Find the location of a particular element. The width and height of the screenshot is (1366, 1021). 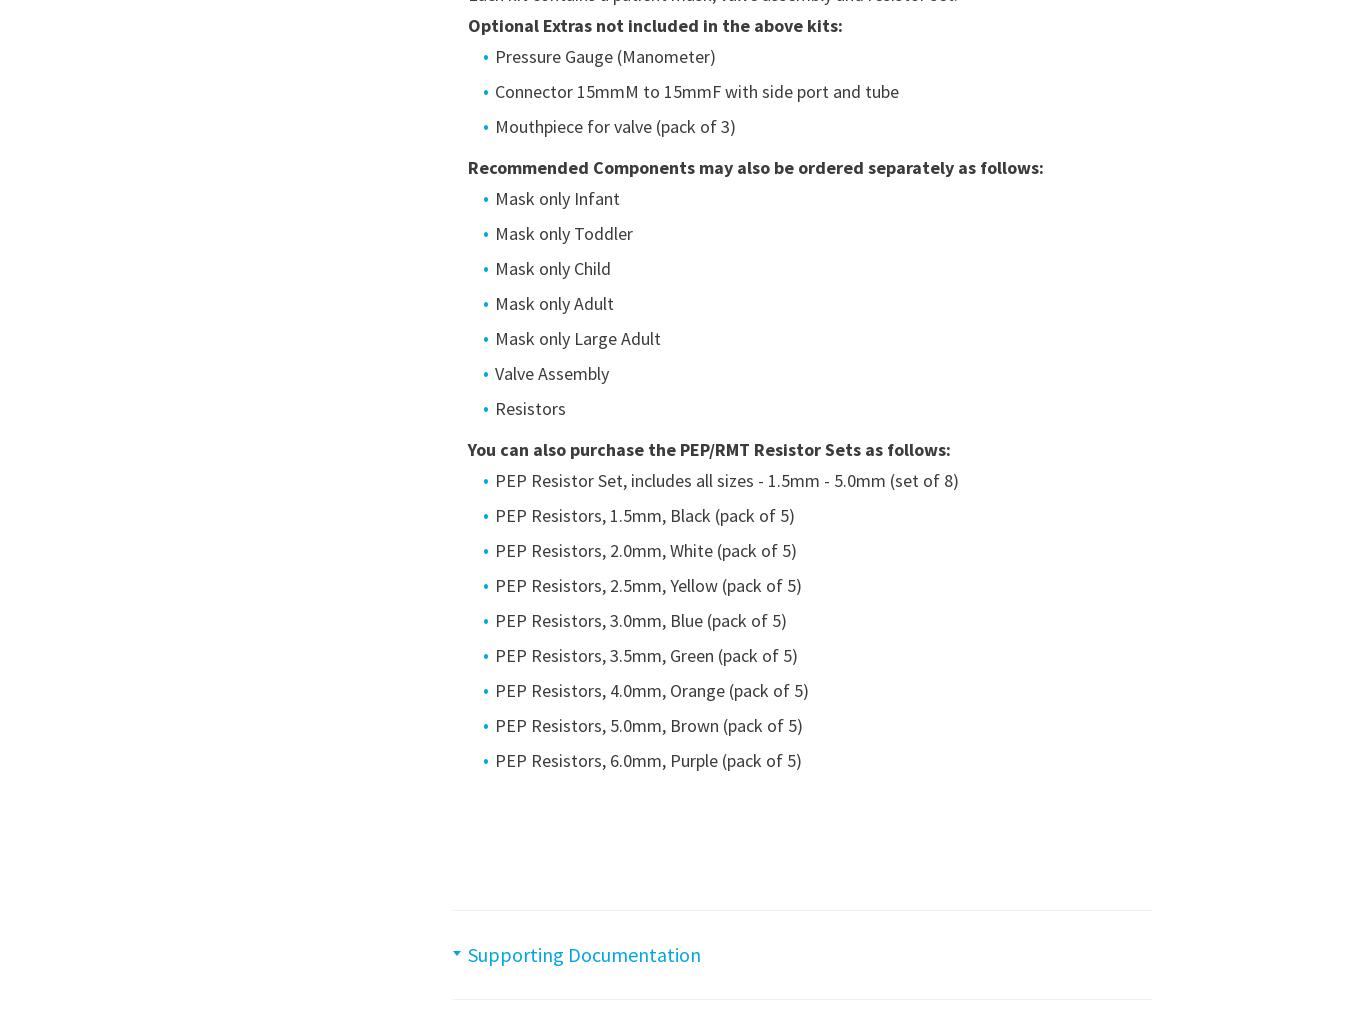

'Optional Extras not included in the above kits:' is located at coordinates (654, 24).